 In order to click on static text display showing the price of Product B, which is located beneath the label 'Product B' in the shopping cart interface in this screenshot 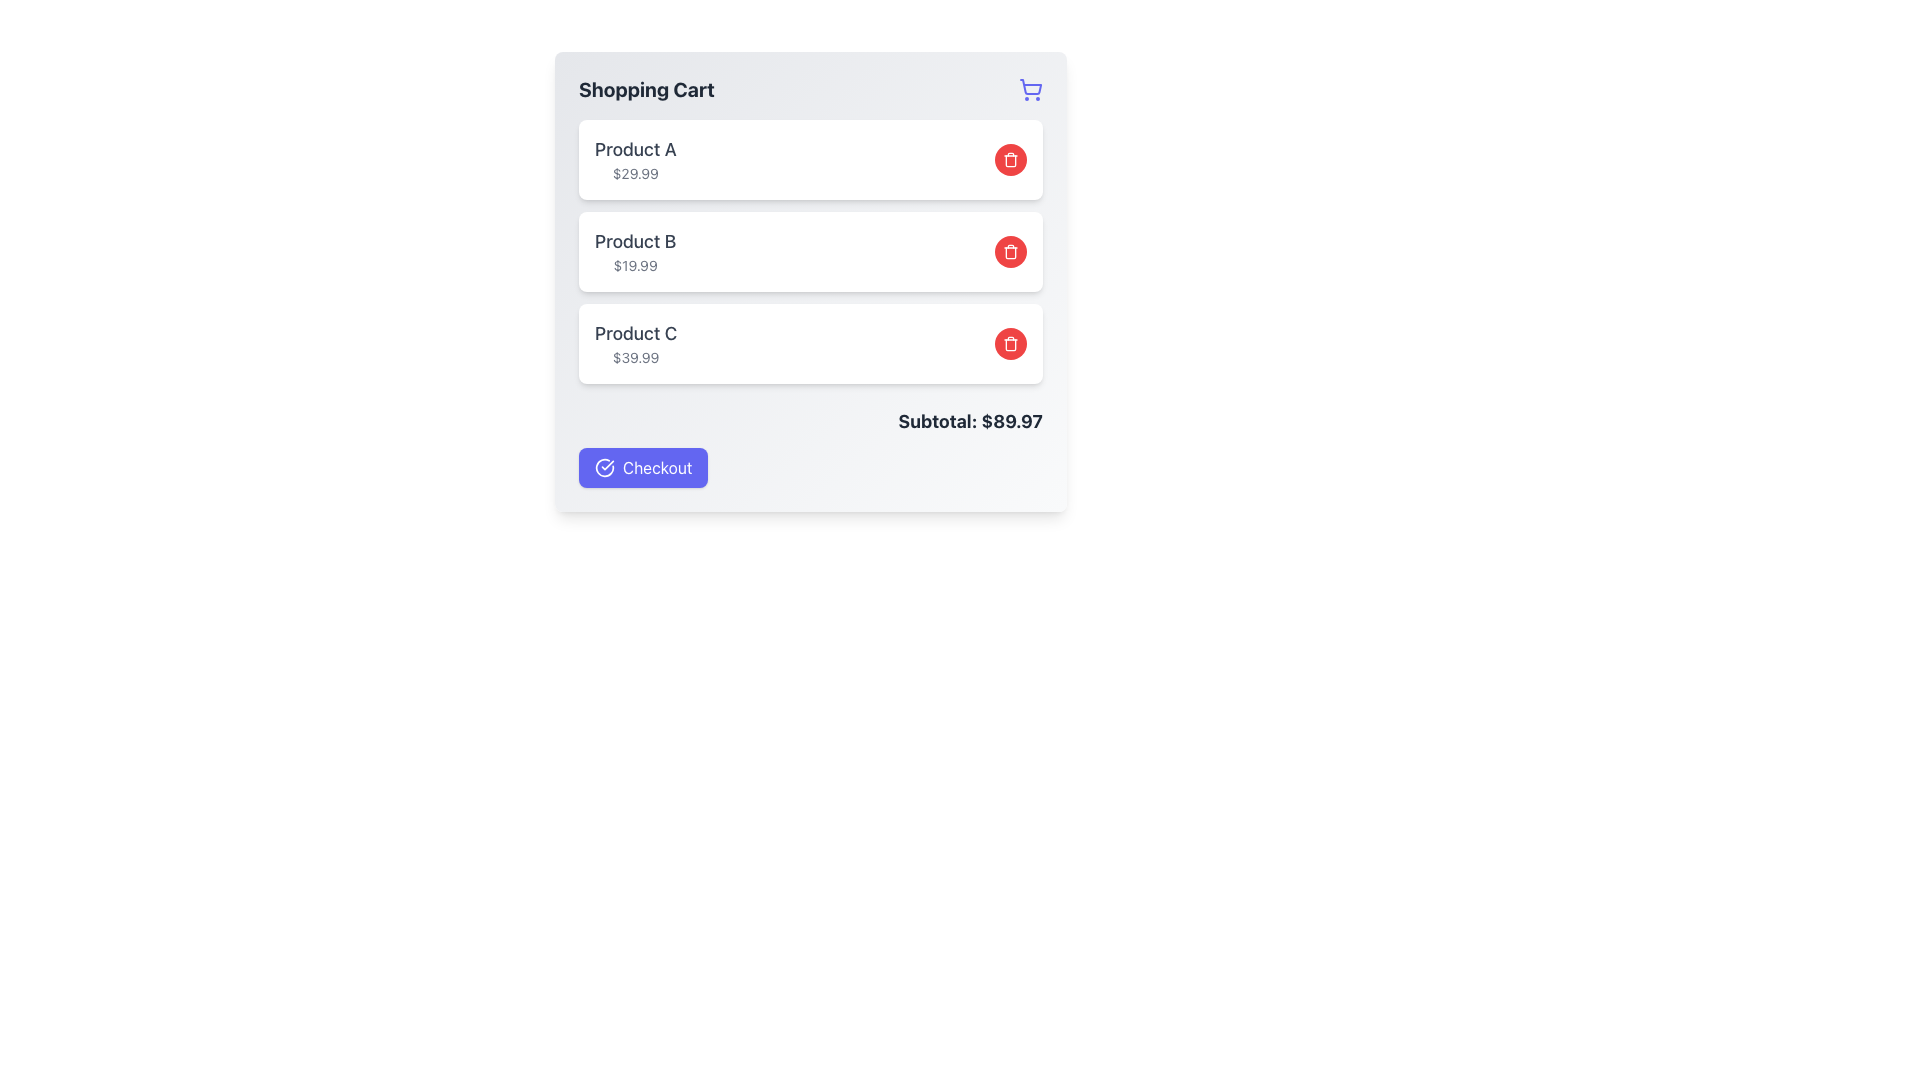, I will do `click(634, 265)`.